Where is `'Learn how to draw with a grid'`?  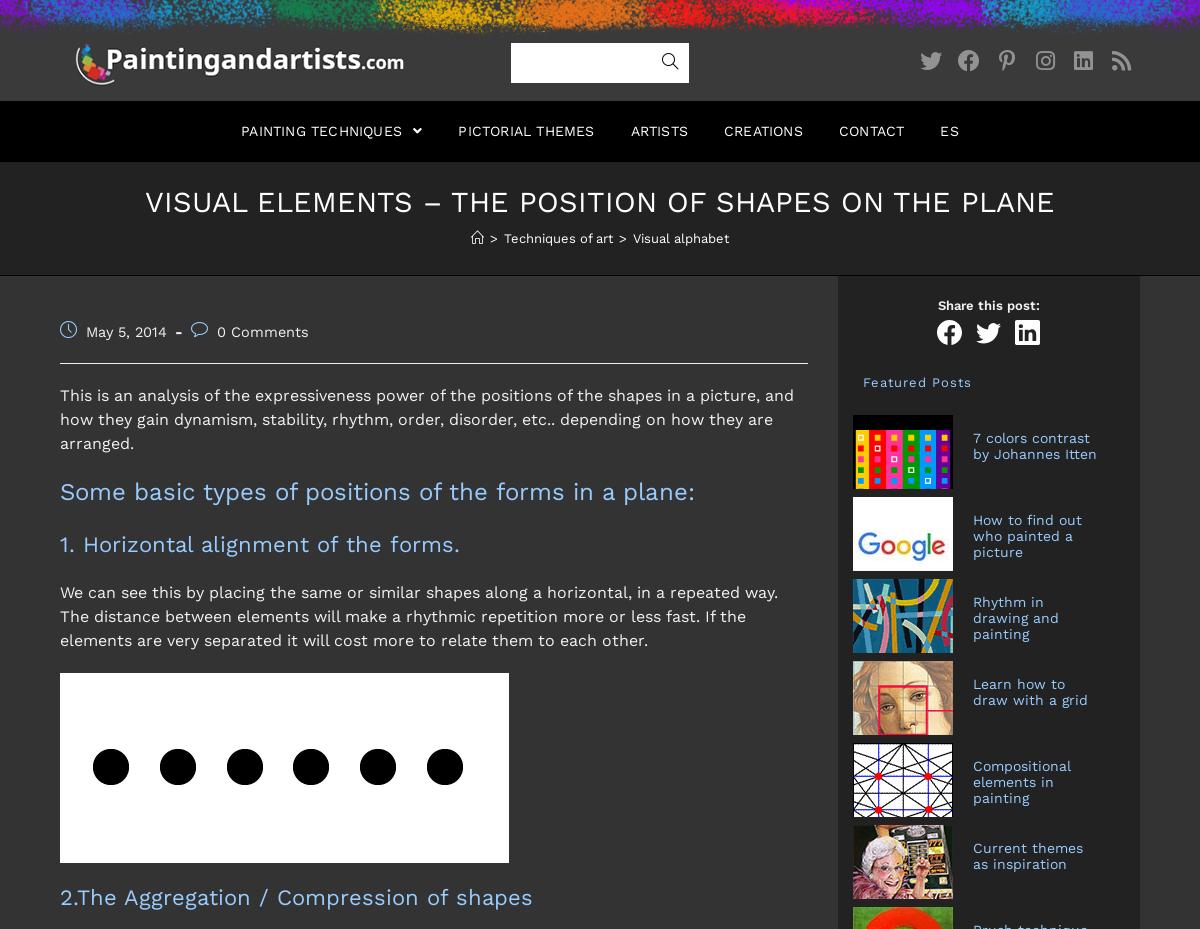 'Learn how to draw with a grid' is located at coordinates (972, 690).